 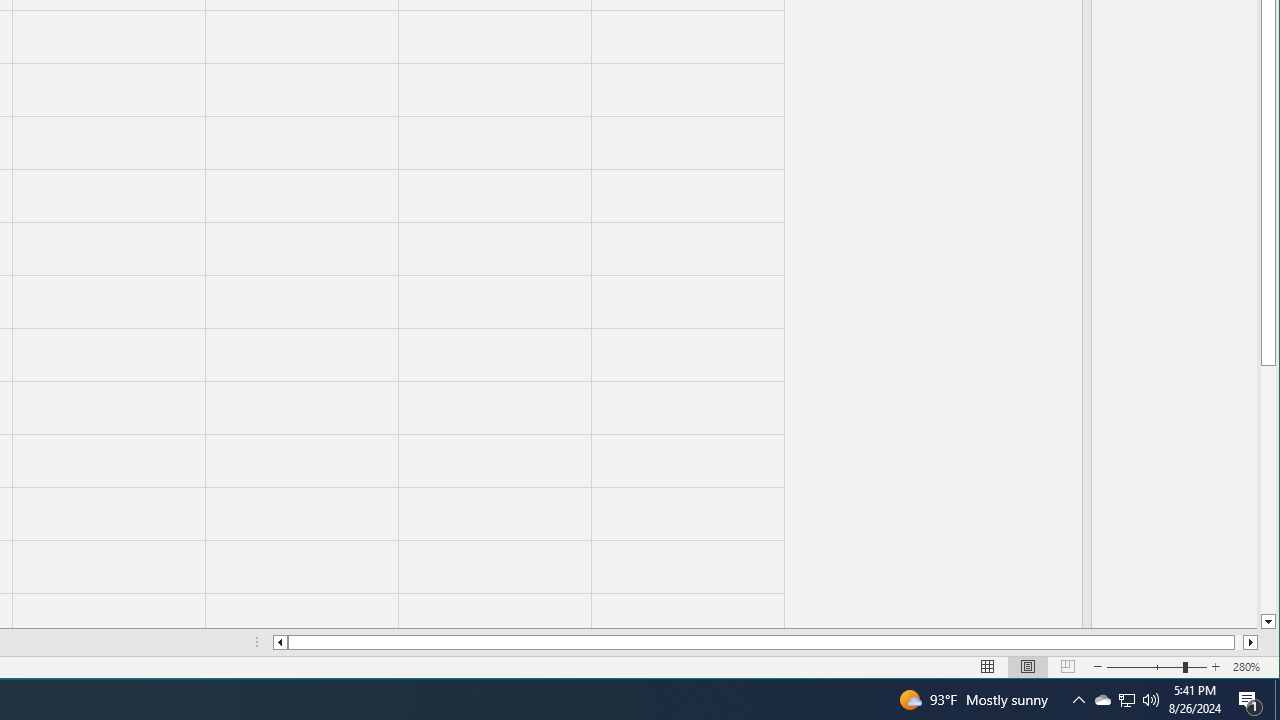 What do you see at coordinates (1151, 698) in the screenshot?
I see `'Q2790: 100%'` at bounding box center [1151, 698].